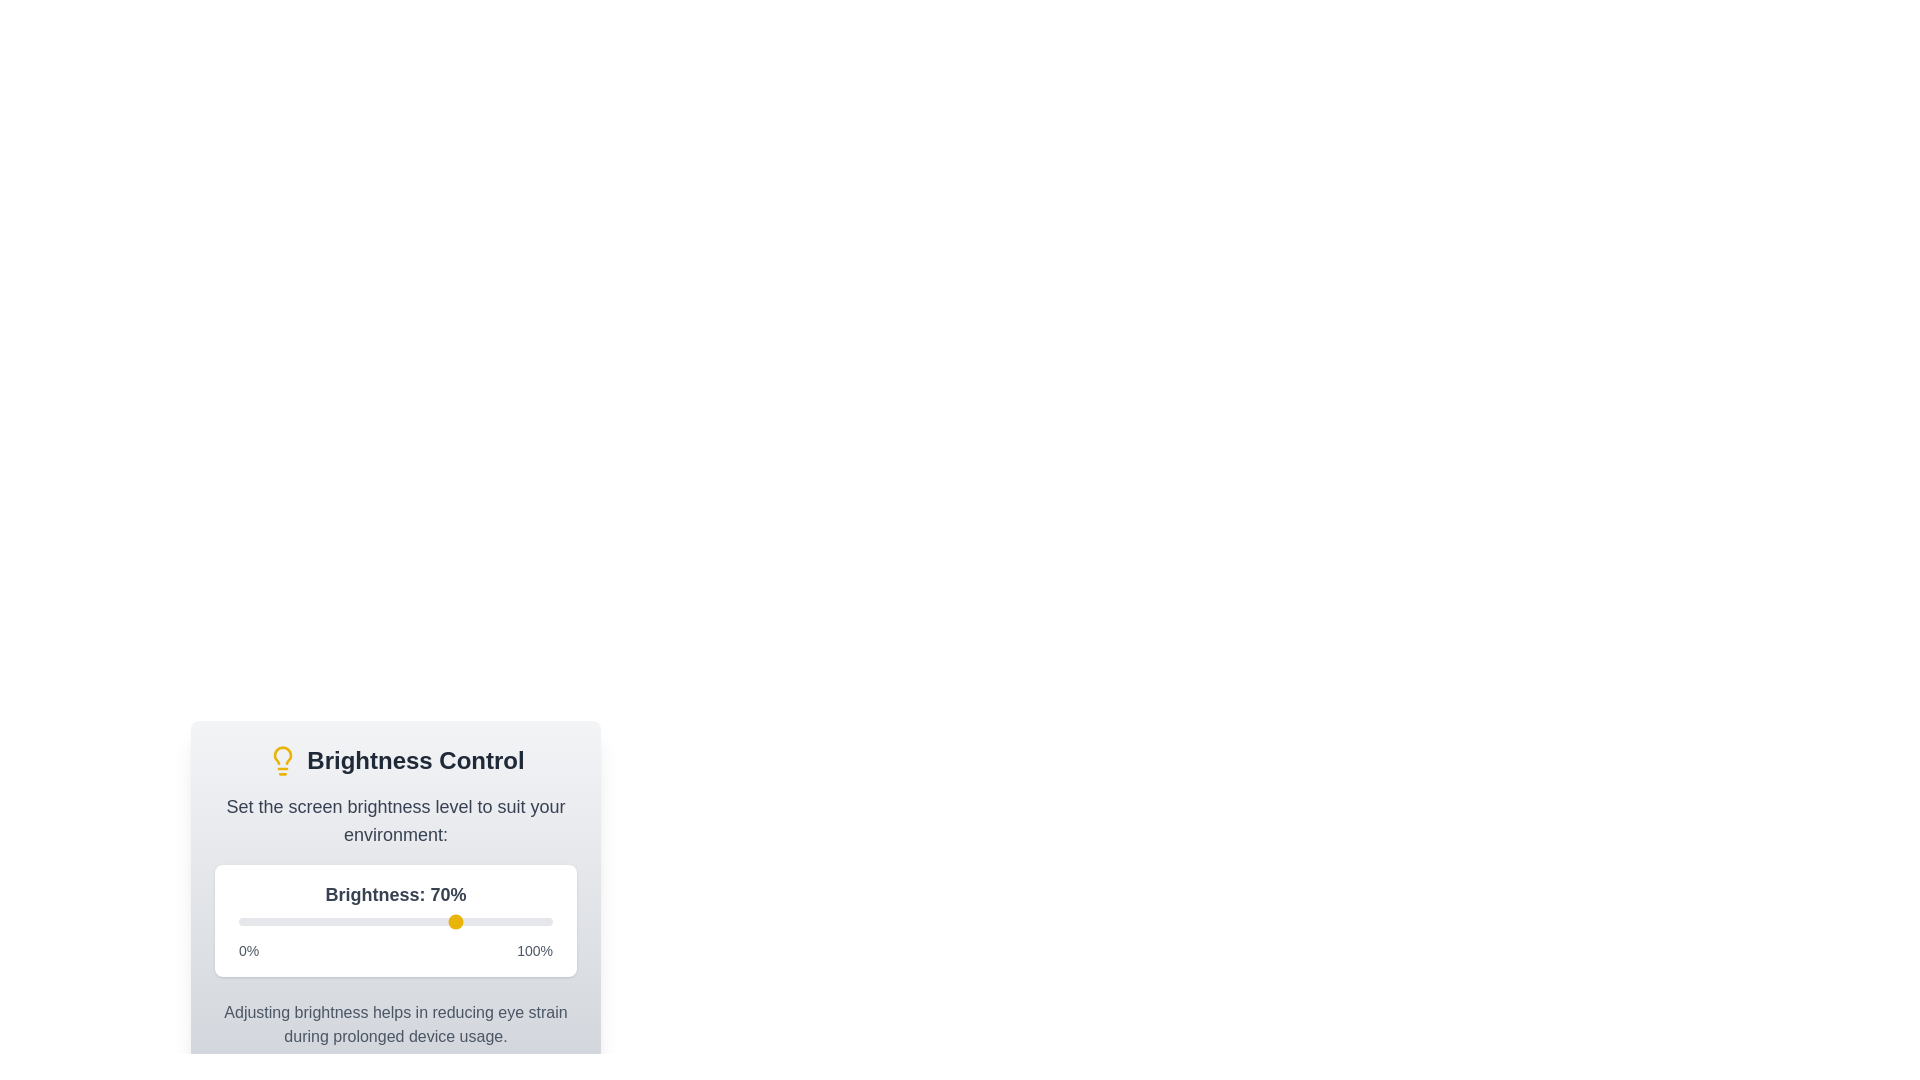 The height and width of the screenshot is (1080, 1920). Describe the element at coordinates (515, 921) in the screenshot. I see `the brightness slider to 88%` at that location.